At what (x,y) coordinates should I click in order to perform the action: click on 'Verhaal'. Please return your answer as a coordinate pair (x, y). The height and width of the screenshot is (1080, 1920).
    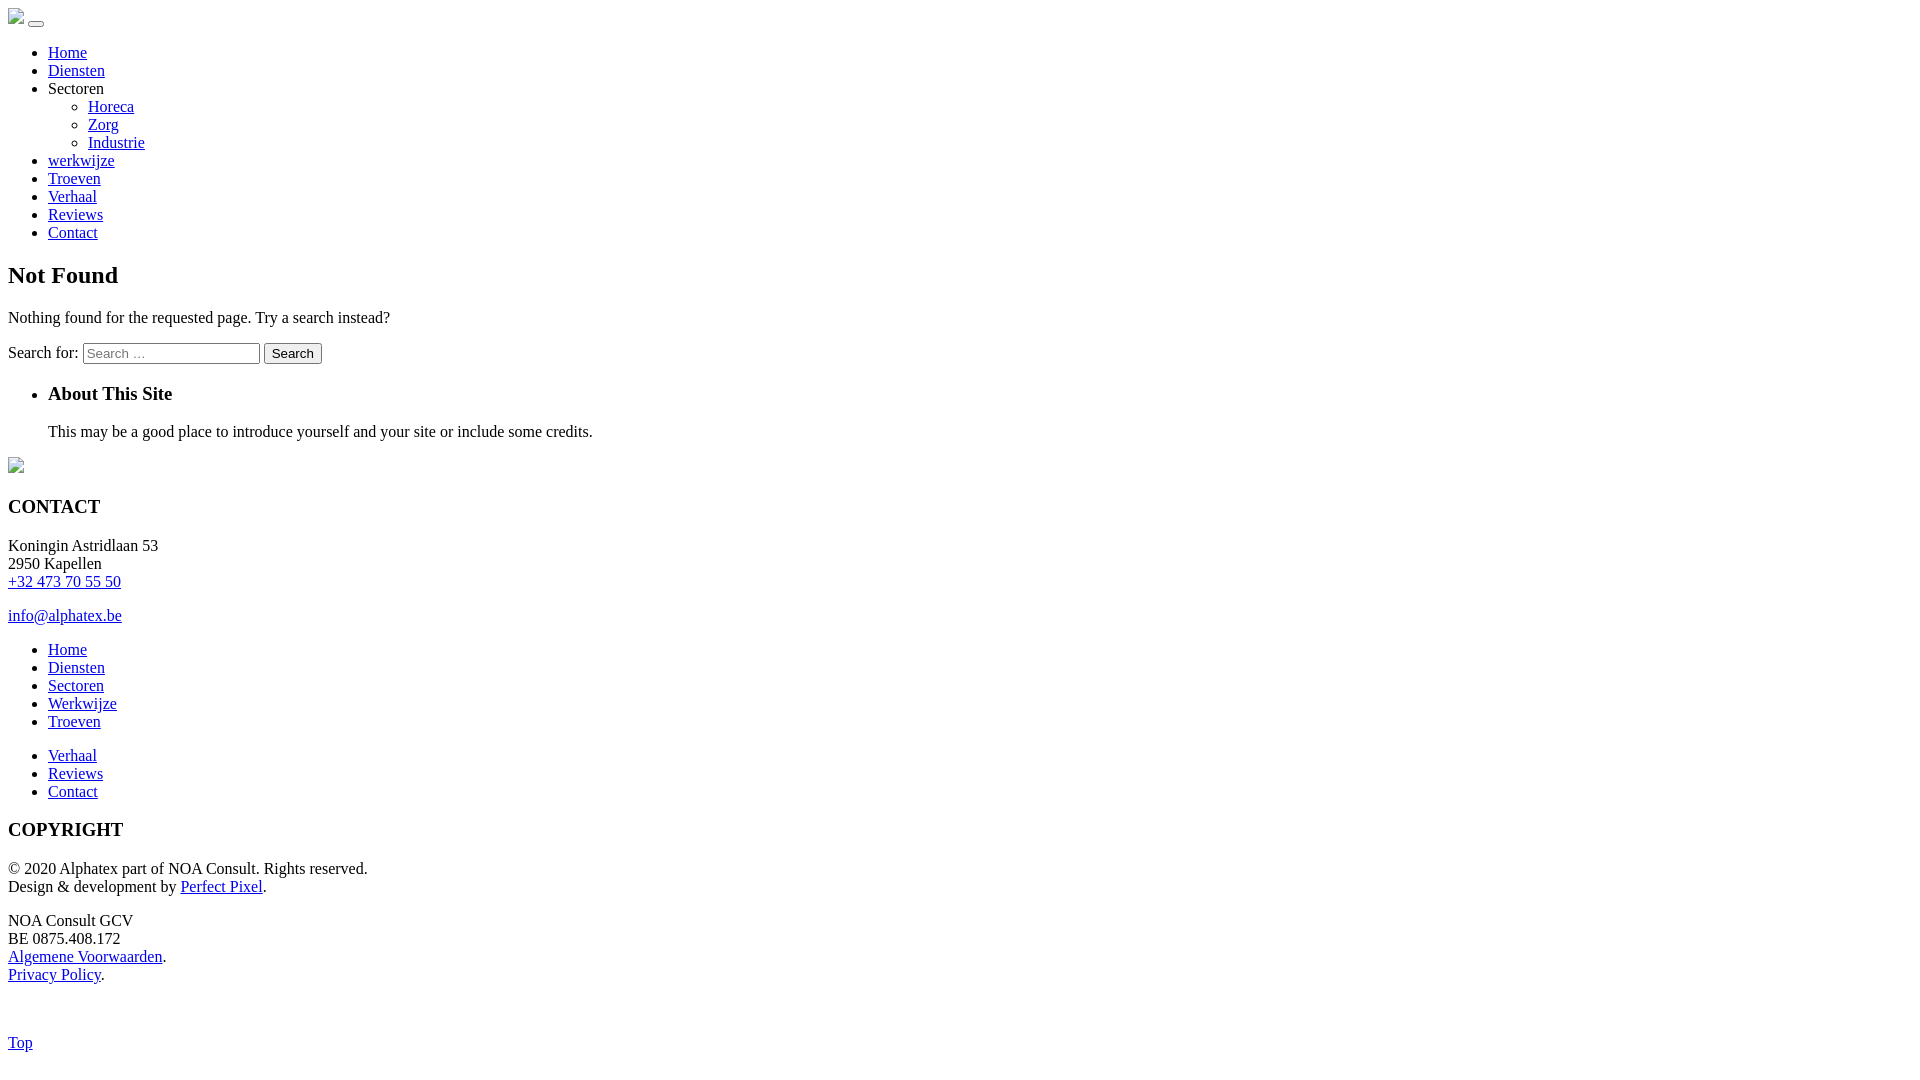
    Looking at the image, I should click on (72, 755).